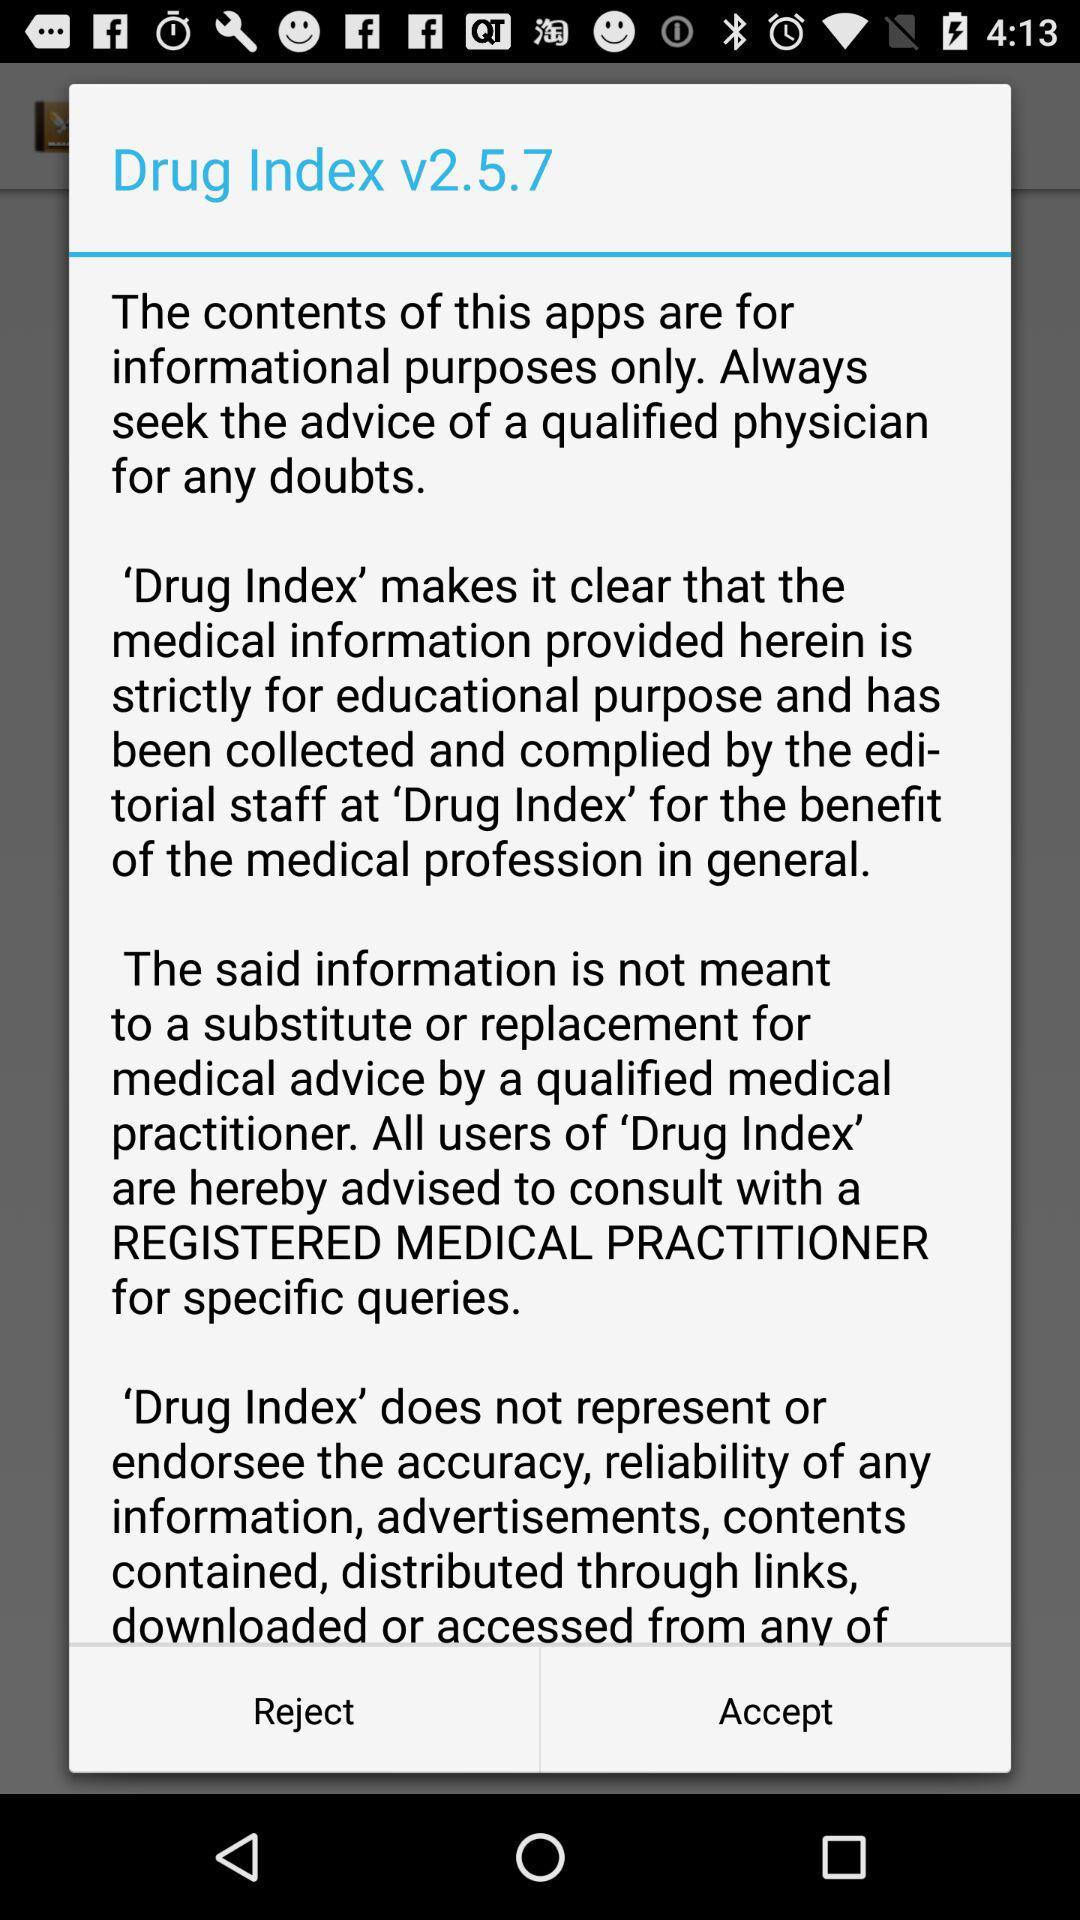 This screenshot has height=1920, width=1080. What do you see at coordinates (304, 1708) in the screenshot?
I see `app below the the contents of app` at bounding box center [304, 1708].